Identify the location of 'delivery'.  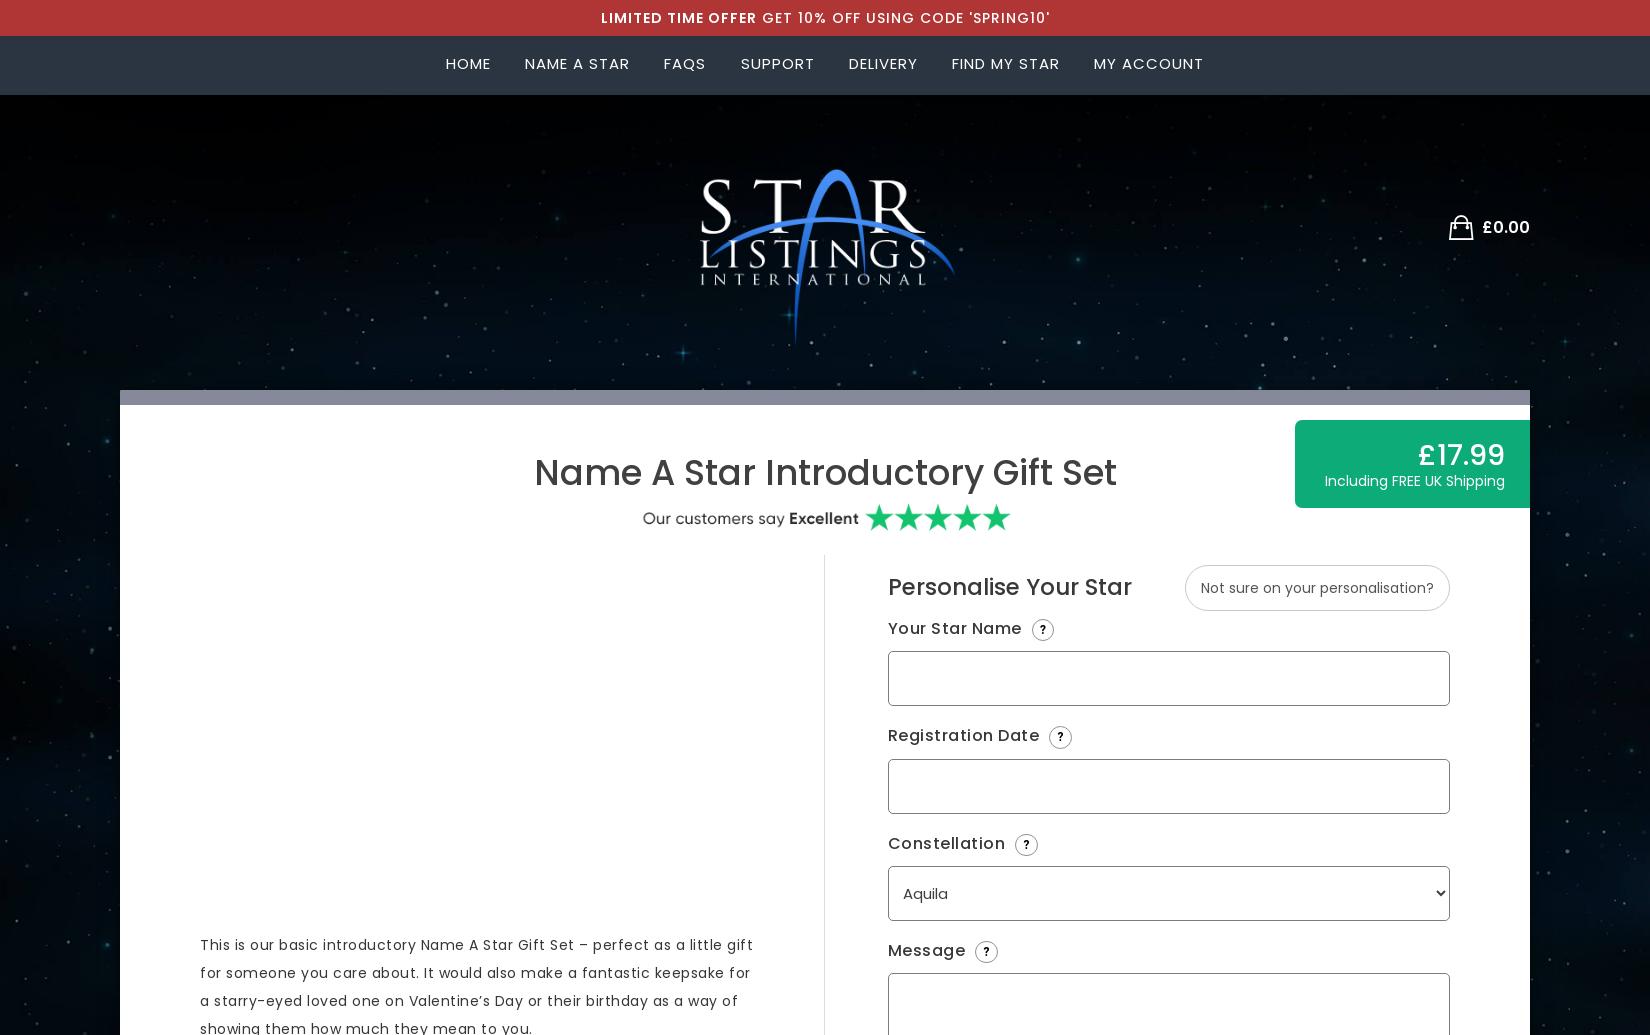
(882, 63).